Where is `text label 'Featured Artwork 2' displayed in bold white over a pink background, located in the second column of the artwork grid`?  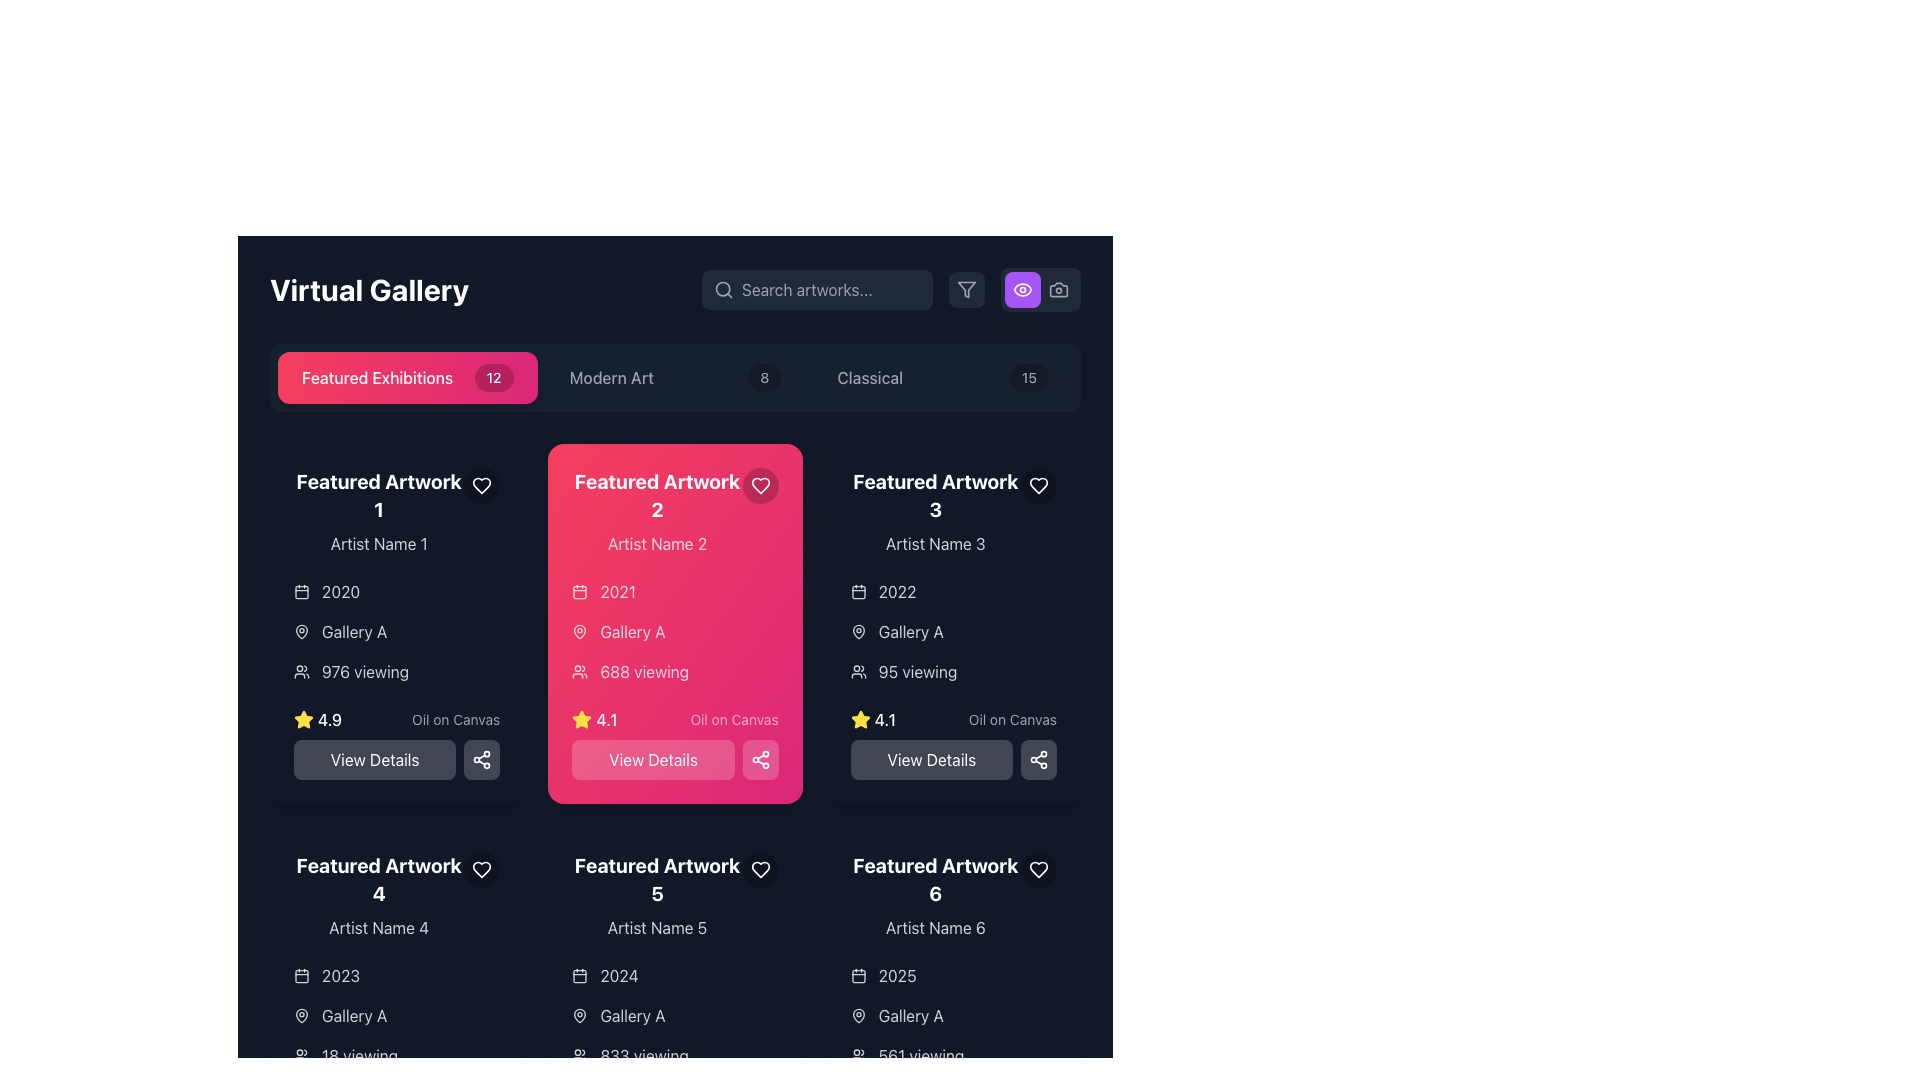 text label 'Featured Artwork 2' displayed in bold white over a pink background, located in the second column of the artwork grid is located at coordinates (657, 495).